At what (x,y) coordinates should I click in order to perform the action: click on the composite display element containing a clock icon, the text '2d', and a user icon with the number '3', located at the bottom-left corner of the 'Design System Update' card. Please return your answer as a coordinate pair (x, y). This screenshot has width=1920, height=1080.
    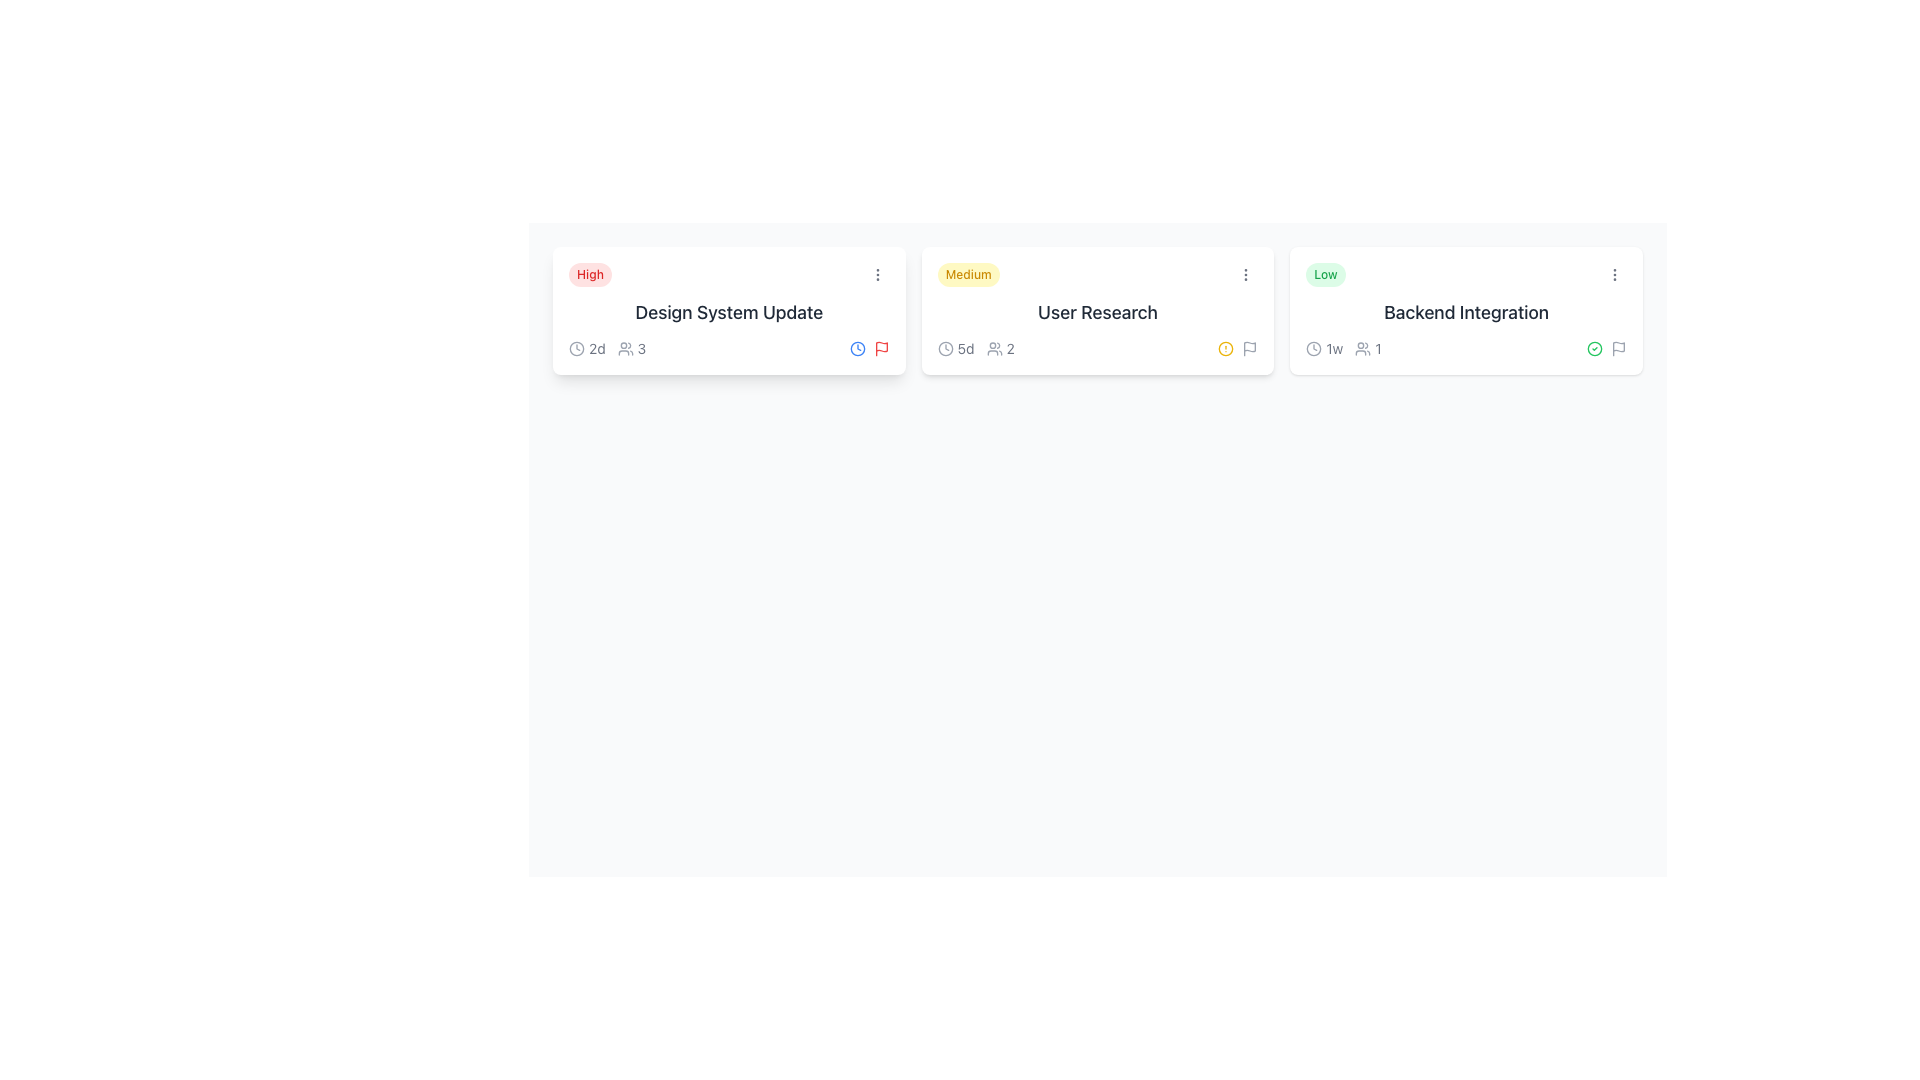
    Looking at the image, I should click on (606, 347).